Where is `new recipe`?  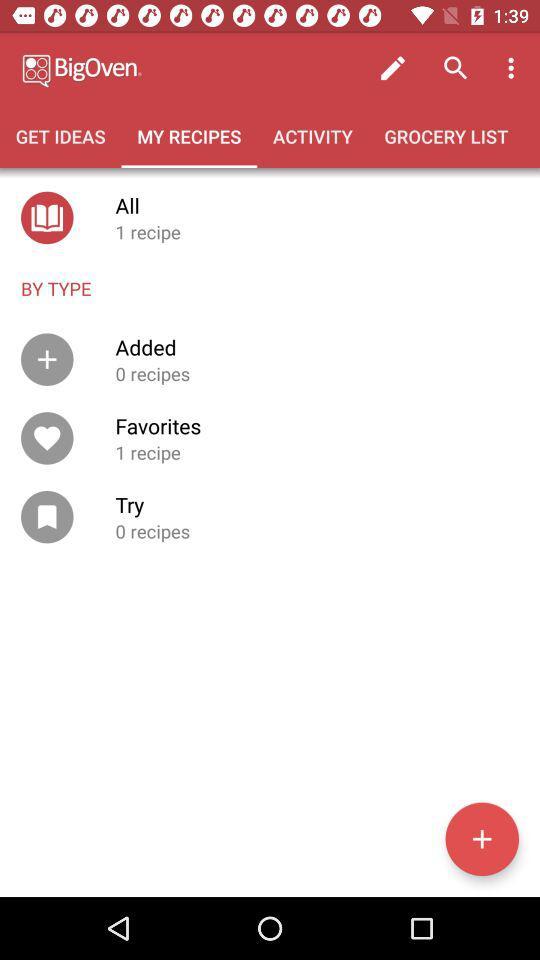 new recipe is located at coordinates (481, 839).